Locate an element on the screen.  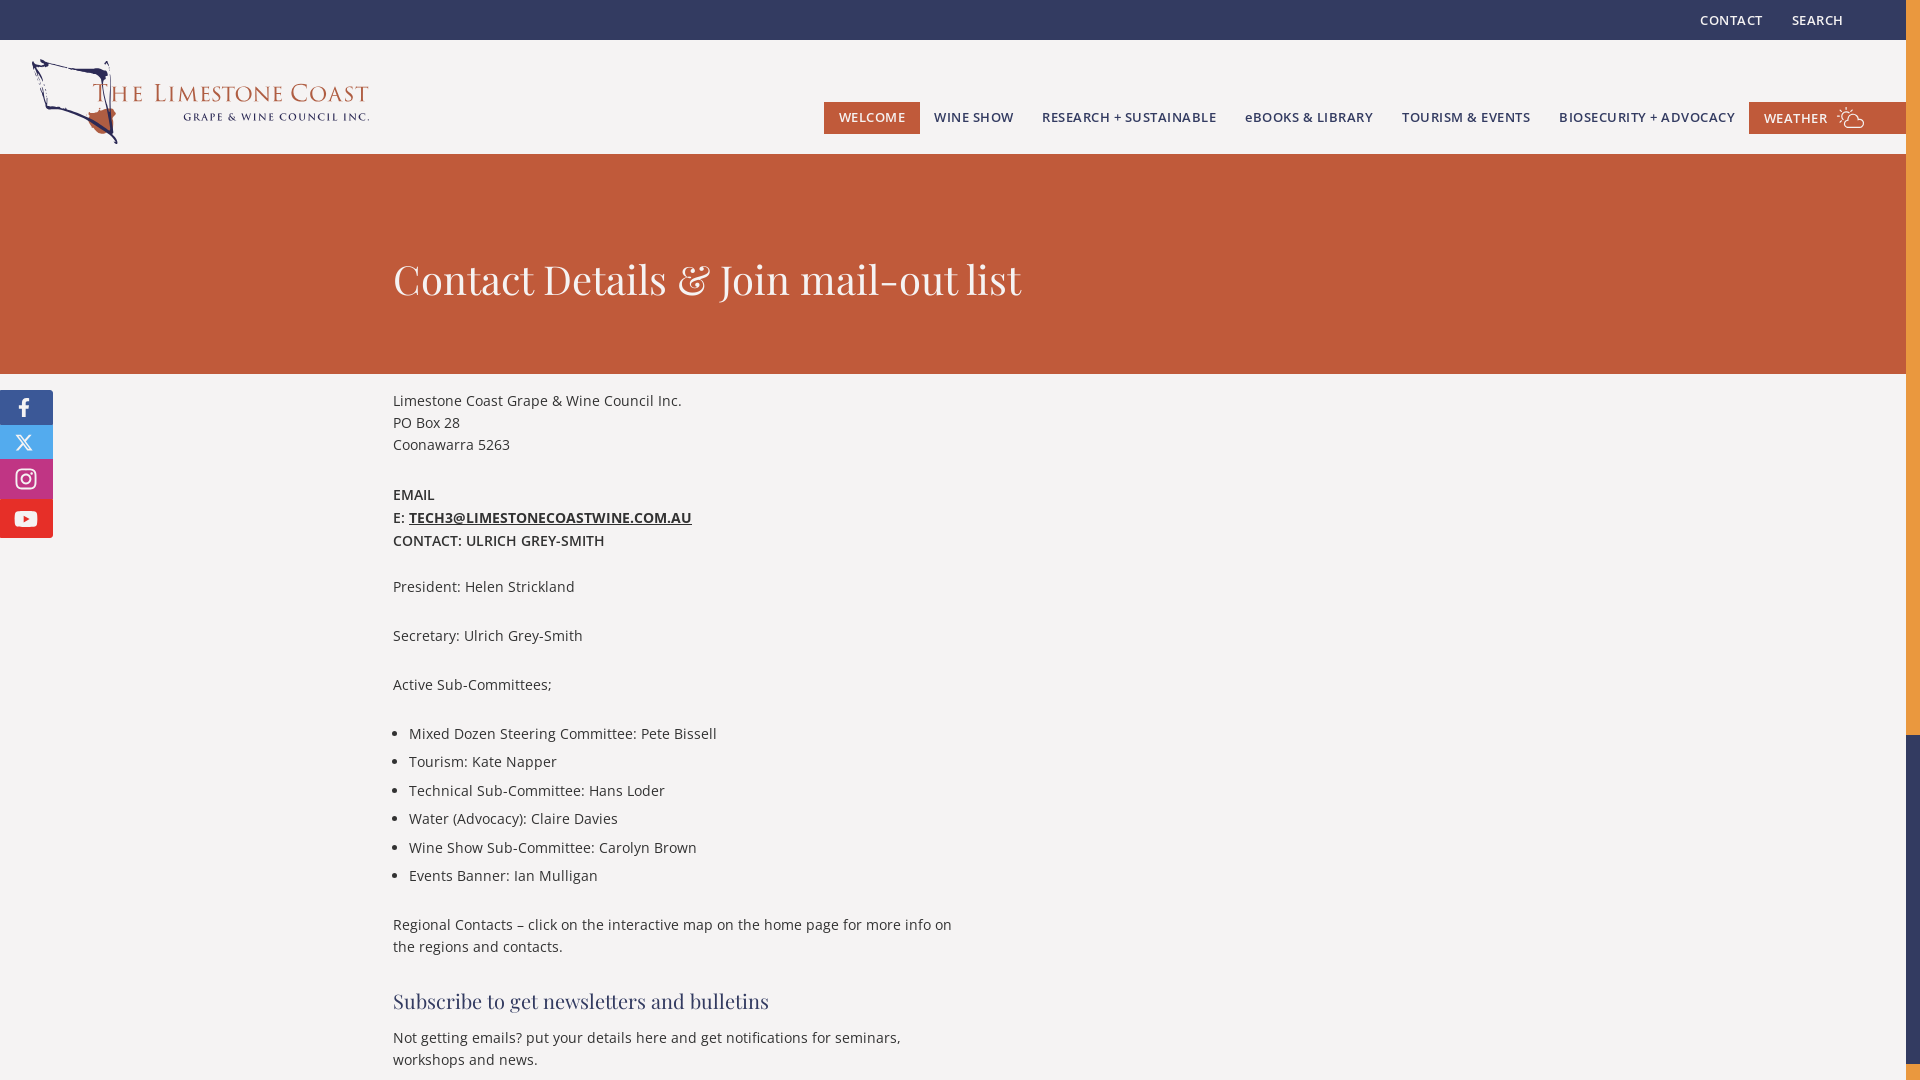
'WINE SHOW' is located at coordinates (974, 118).